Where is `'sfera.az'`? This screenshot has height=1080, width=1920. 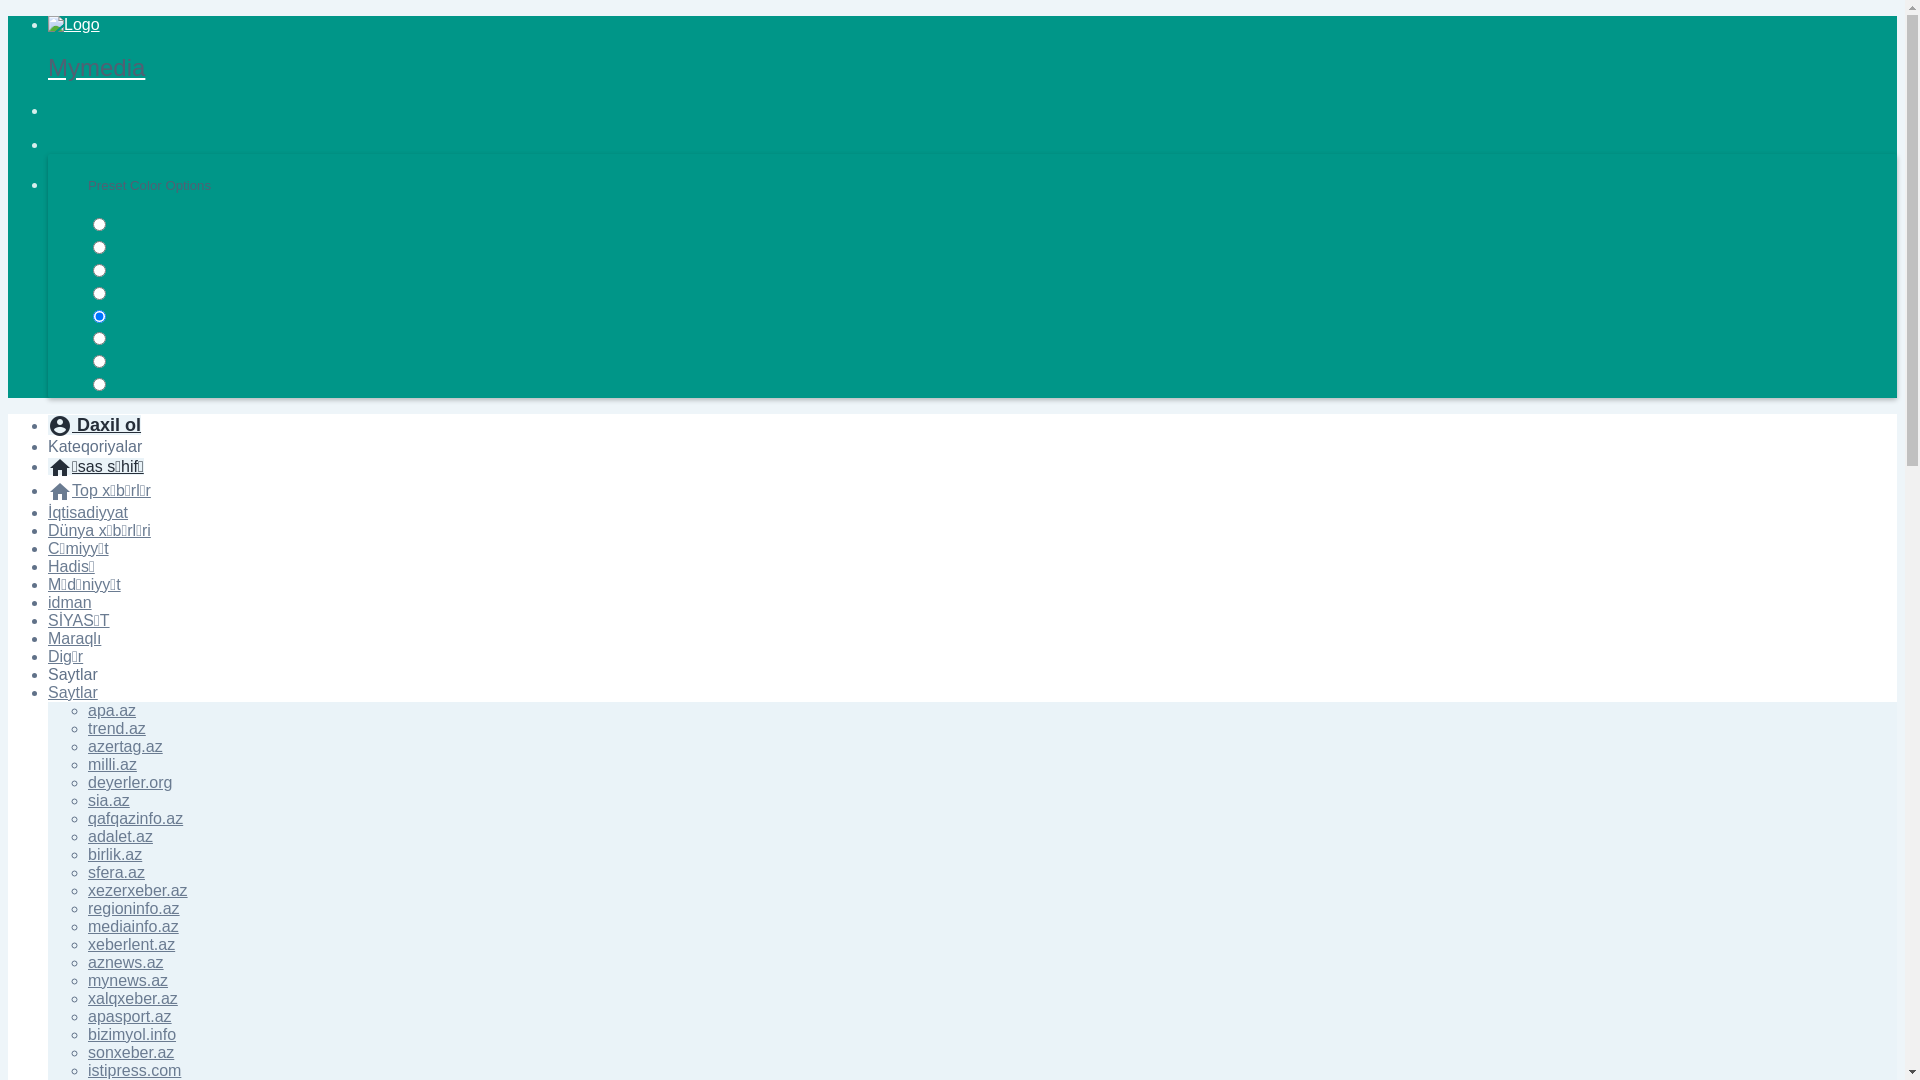
'sfera.az' is located at coordinates (115, 871).